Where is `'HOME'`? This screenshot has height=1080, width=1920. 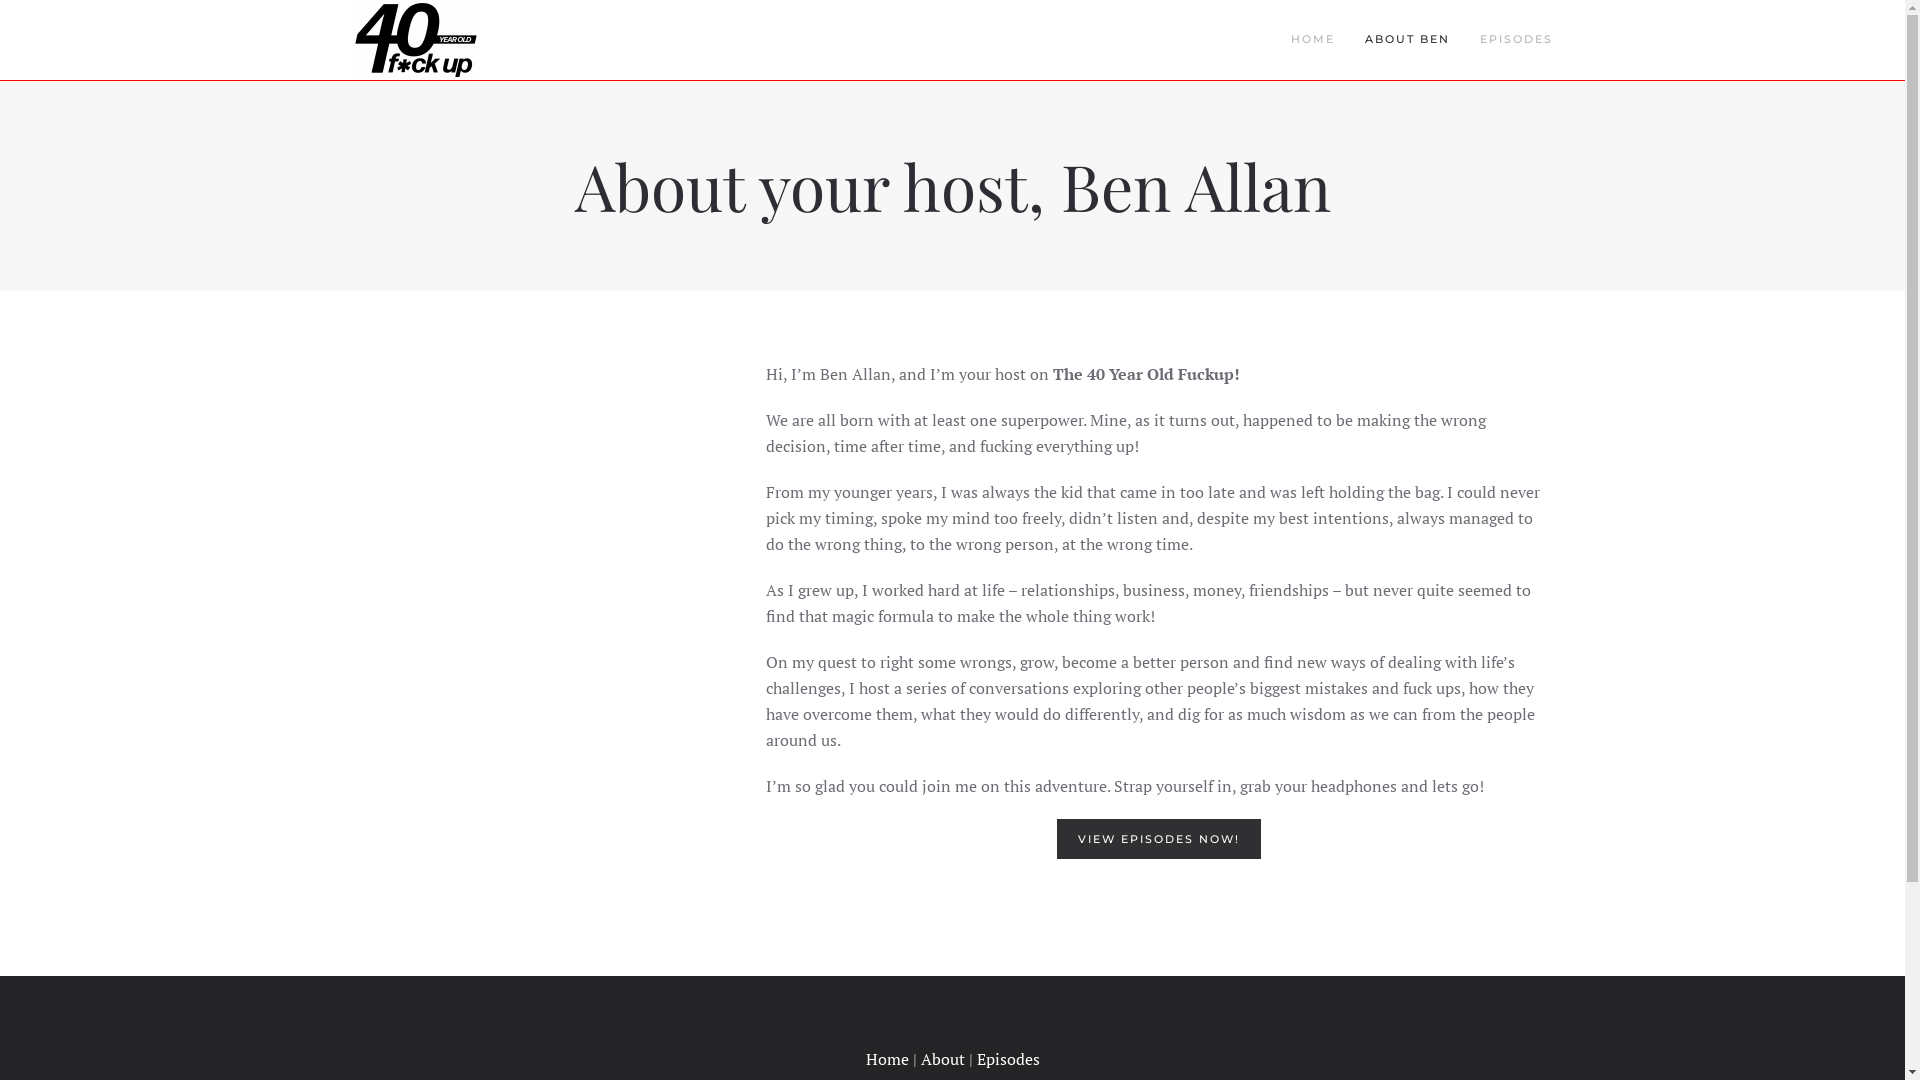
'HOME' is located at coordinates (1313, 39).